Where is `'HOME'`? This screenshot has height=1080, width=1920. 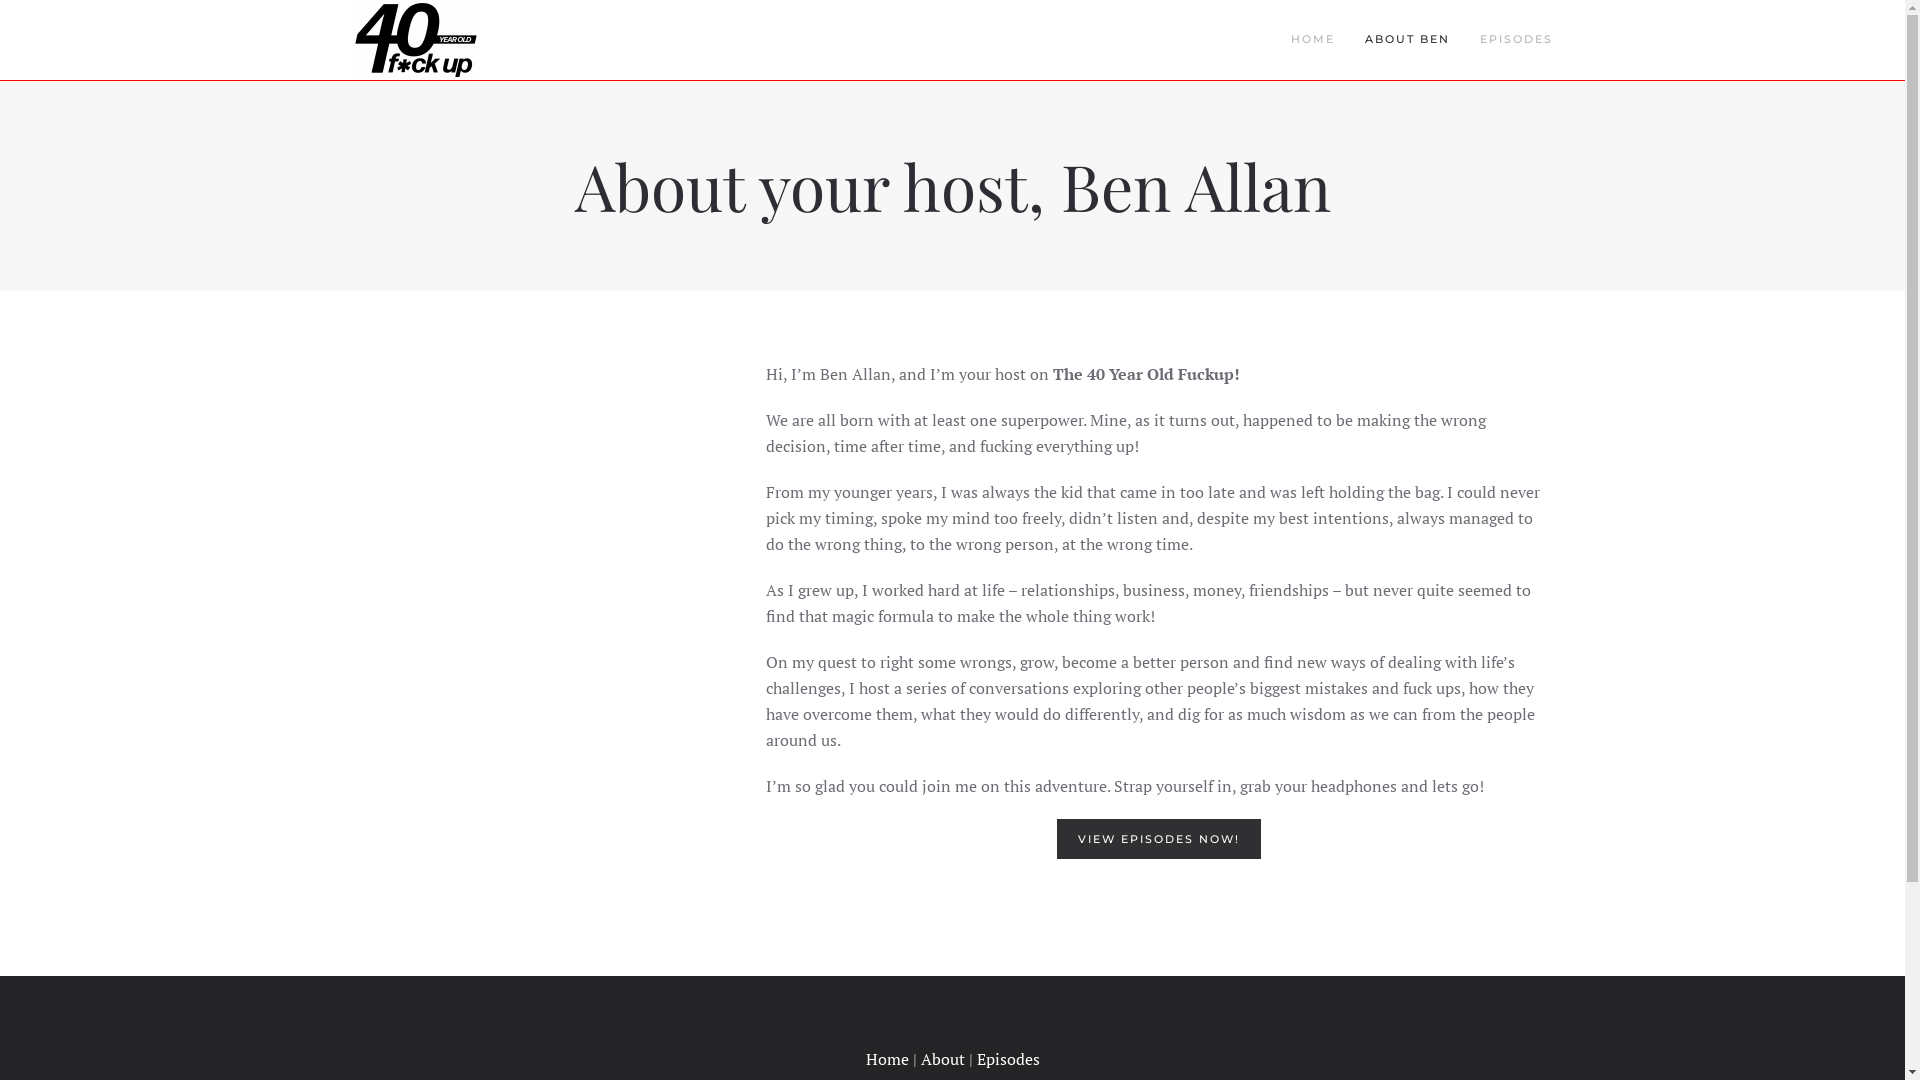
'HOME' is located at coordinates (1313, 39).